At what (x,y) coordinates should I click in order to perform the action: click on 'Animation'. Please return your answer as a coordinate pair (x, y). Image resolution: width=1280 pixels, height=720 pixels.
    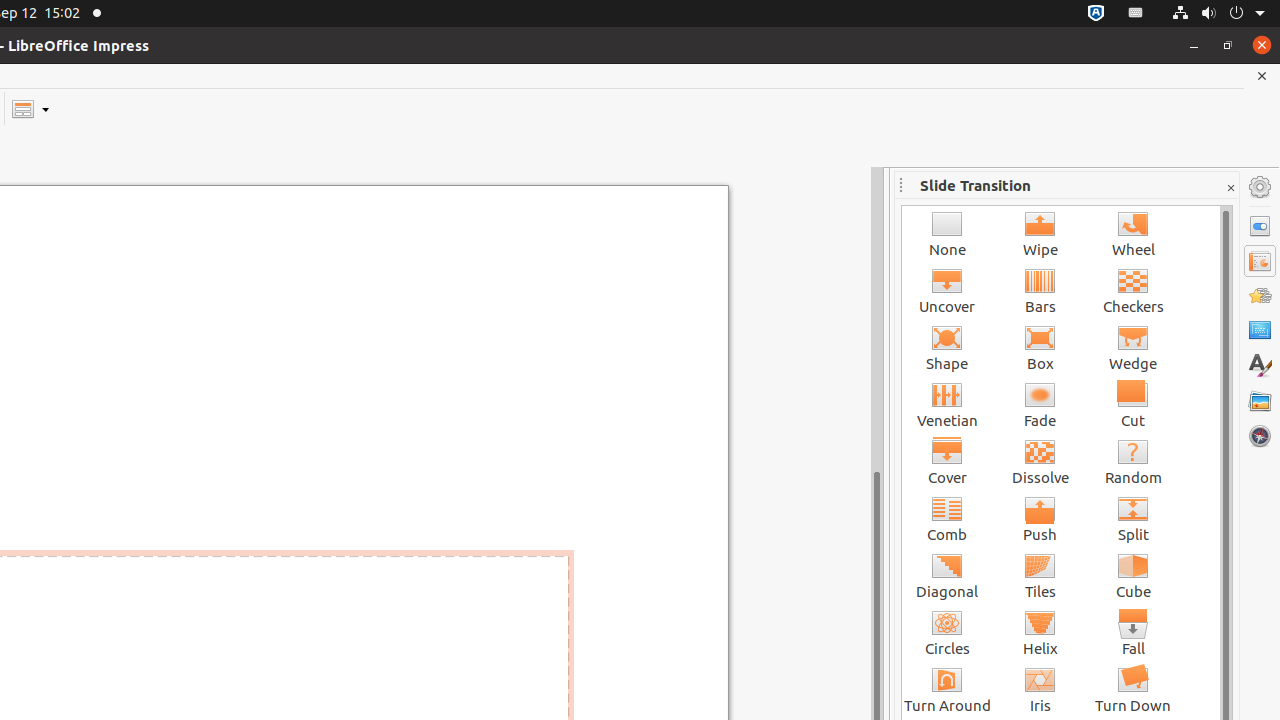
    Looking at the image, I should click on (1259, 295).